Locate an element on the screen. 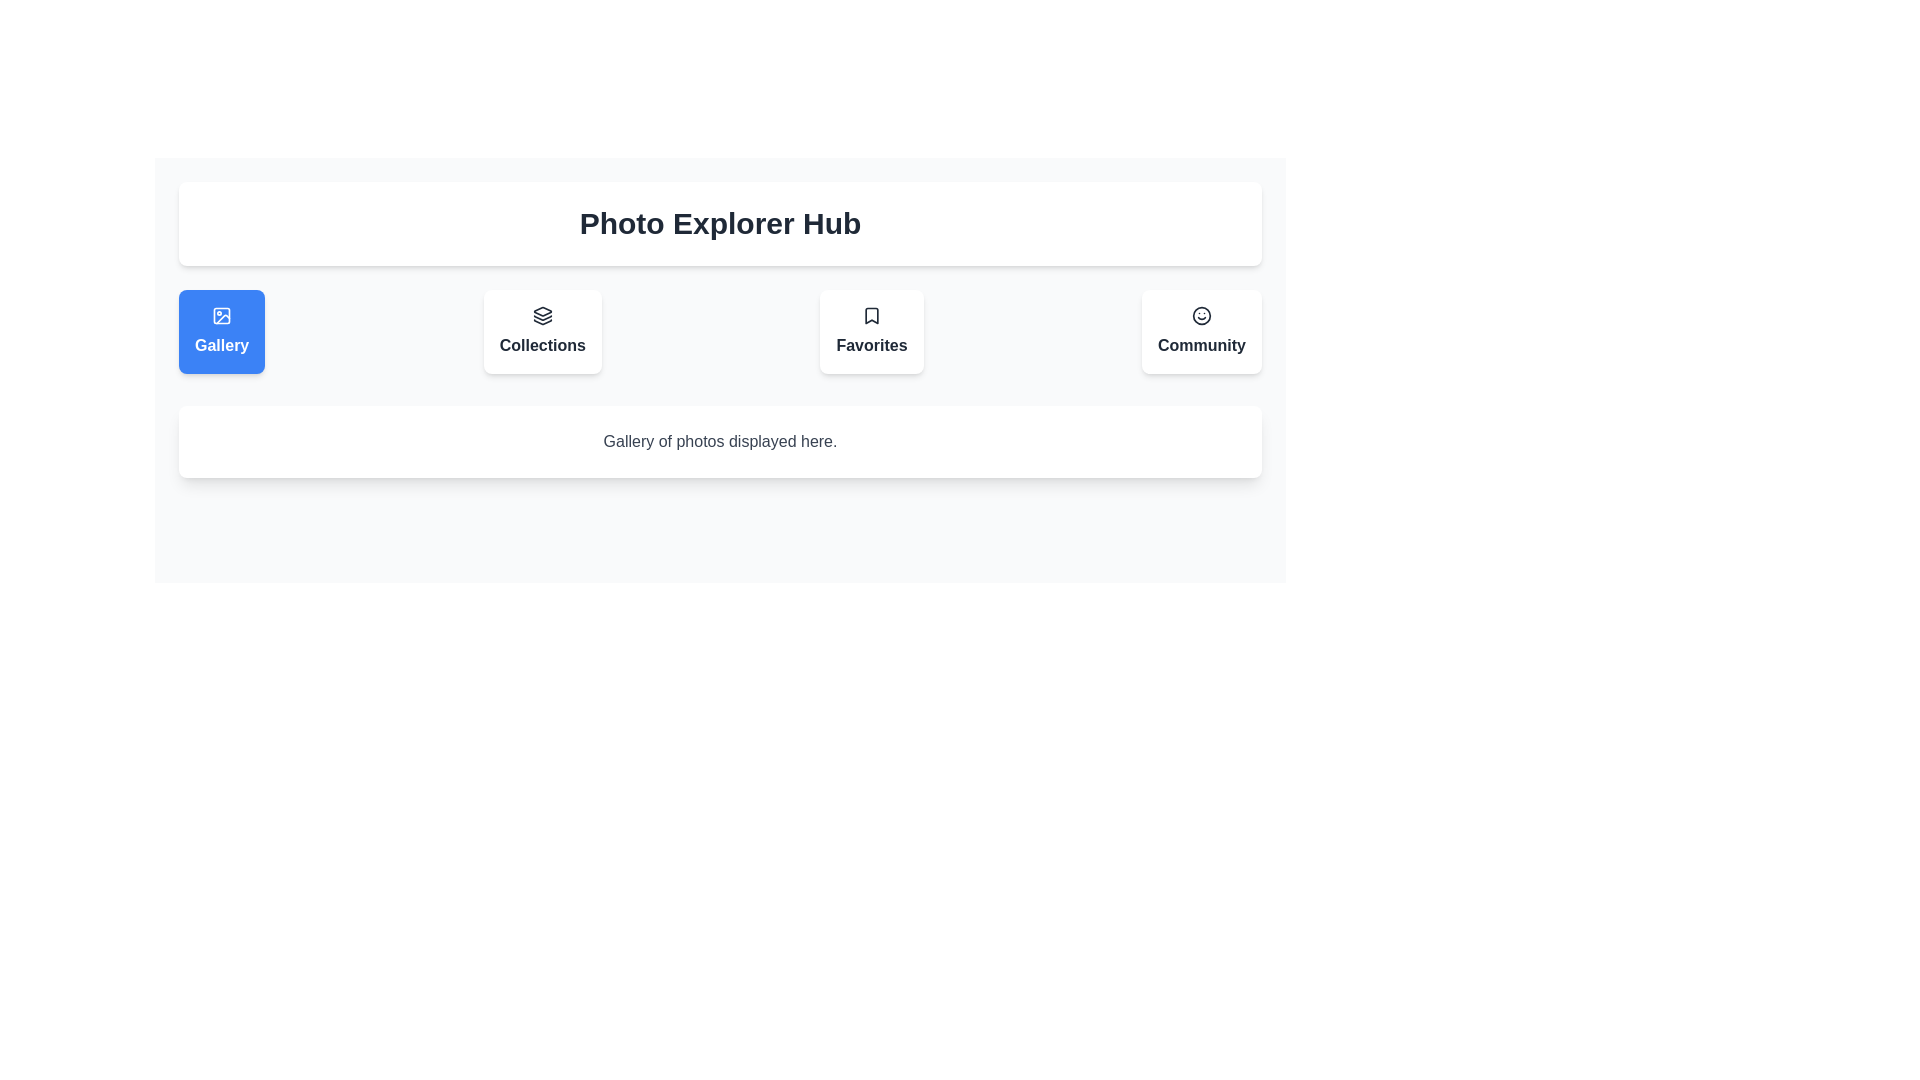  the rectangular button labeled 'Gallery' with a blue background and white text, positioned on the leftmost side of the button row is located at coordinates (222, 330).